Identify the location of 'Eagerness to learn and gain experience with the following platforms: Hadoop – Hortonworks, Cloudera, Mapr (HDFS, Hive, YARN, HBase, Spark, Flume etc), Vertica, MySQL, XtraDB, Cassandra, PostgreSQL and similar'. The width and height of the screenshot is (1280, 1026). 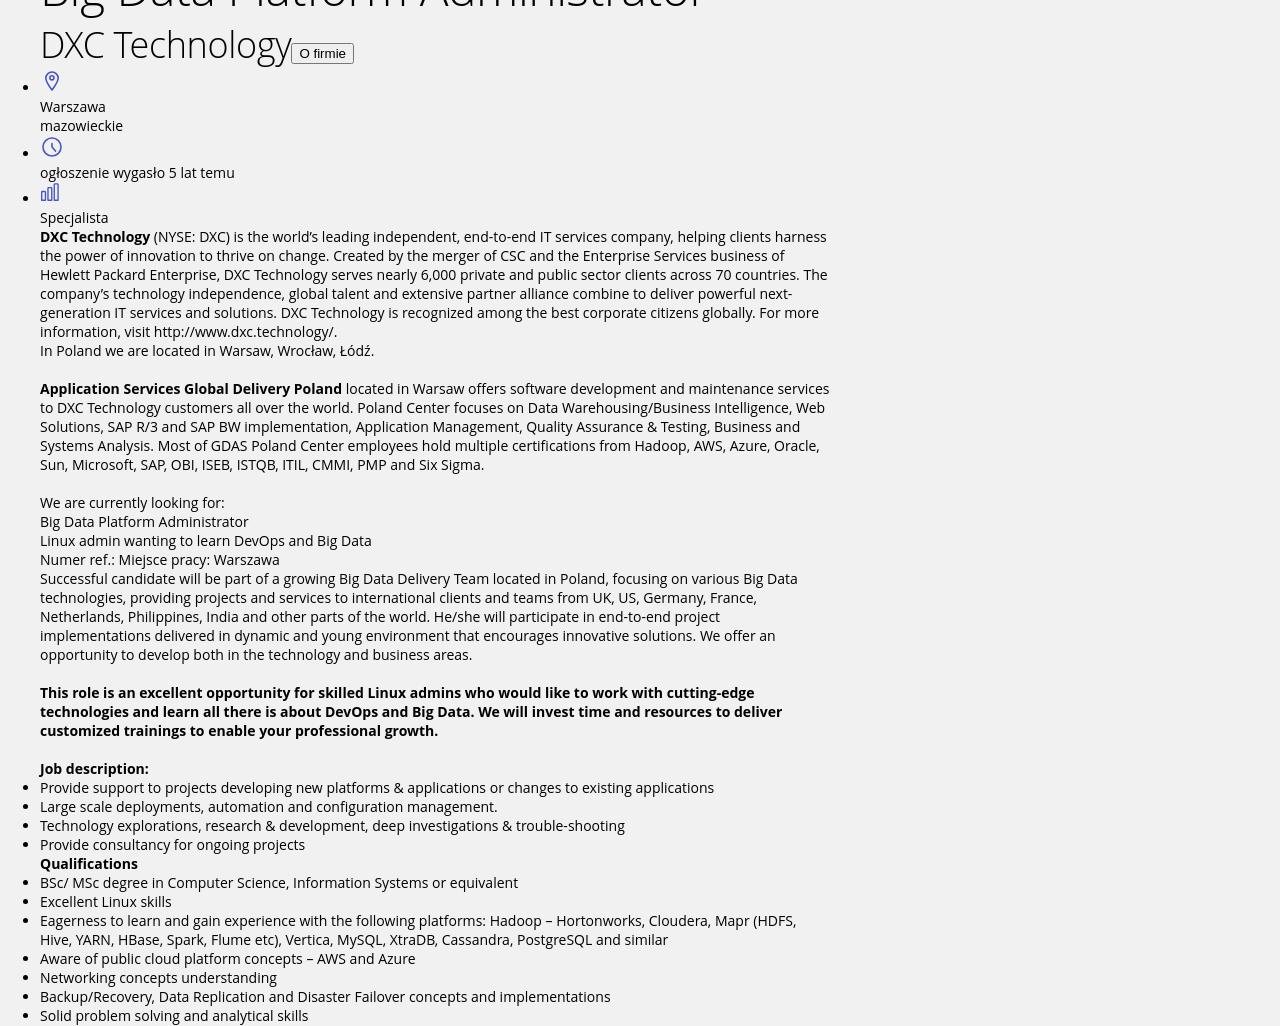
(39, 929).